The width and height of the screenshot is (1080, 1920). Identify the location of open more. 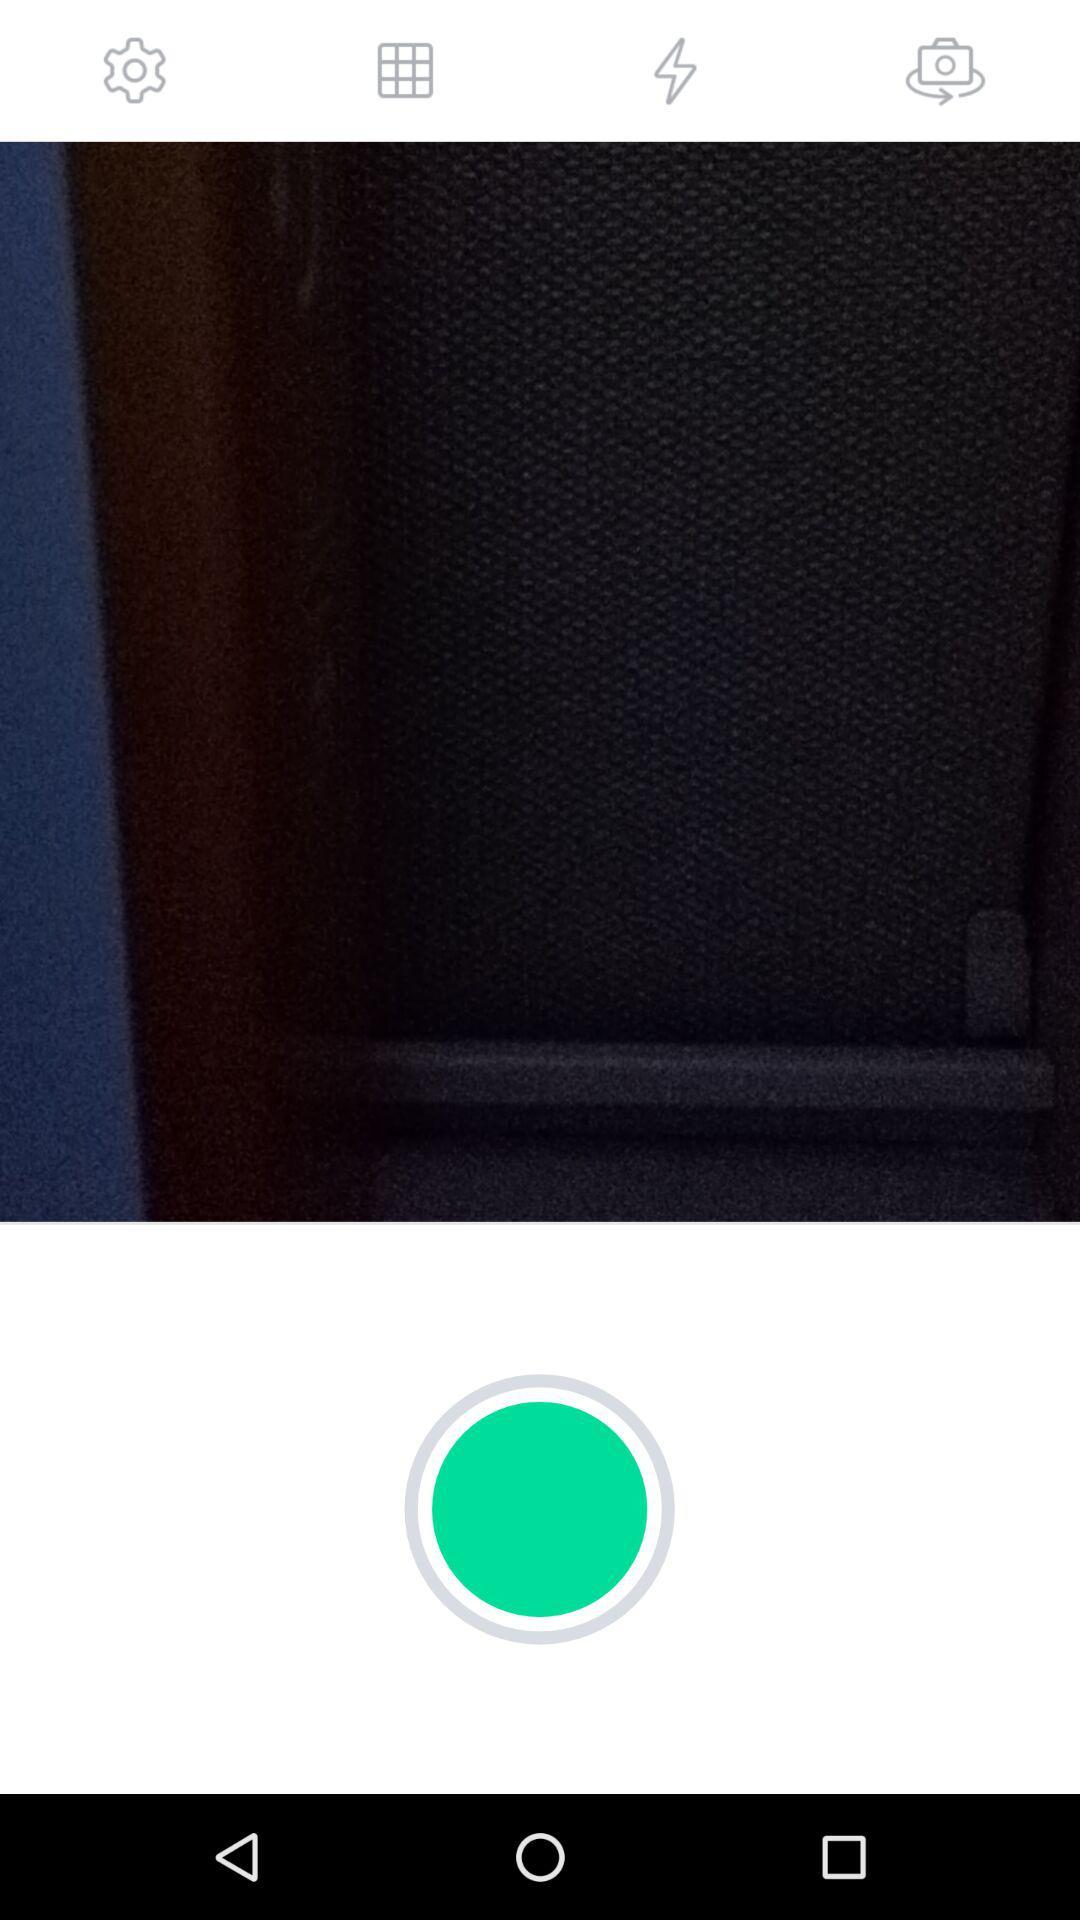
(405, 70).